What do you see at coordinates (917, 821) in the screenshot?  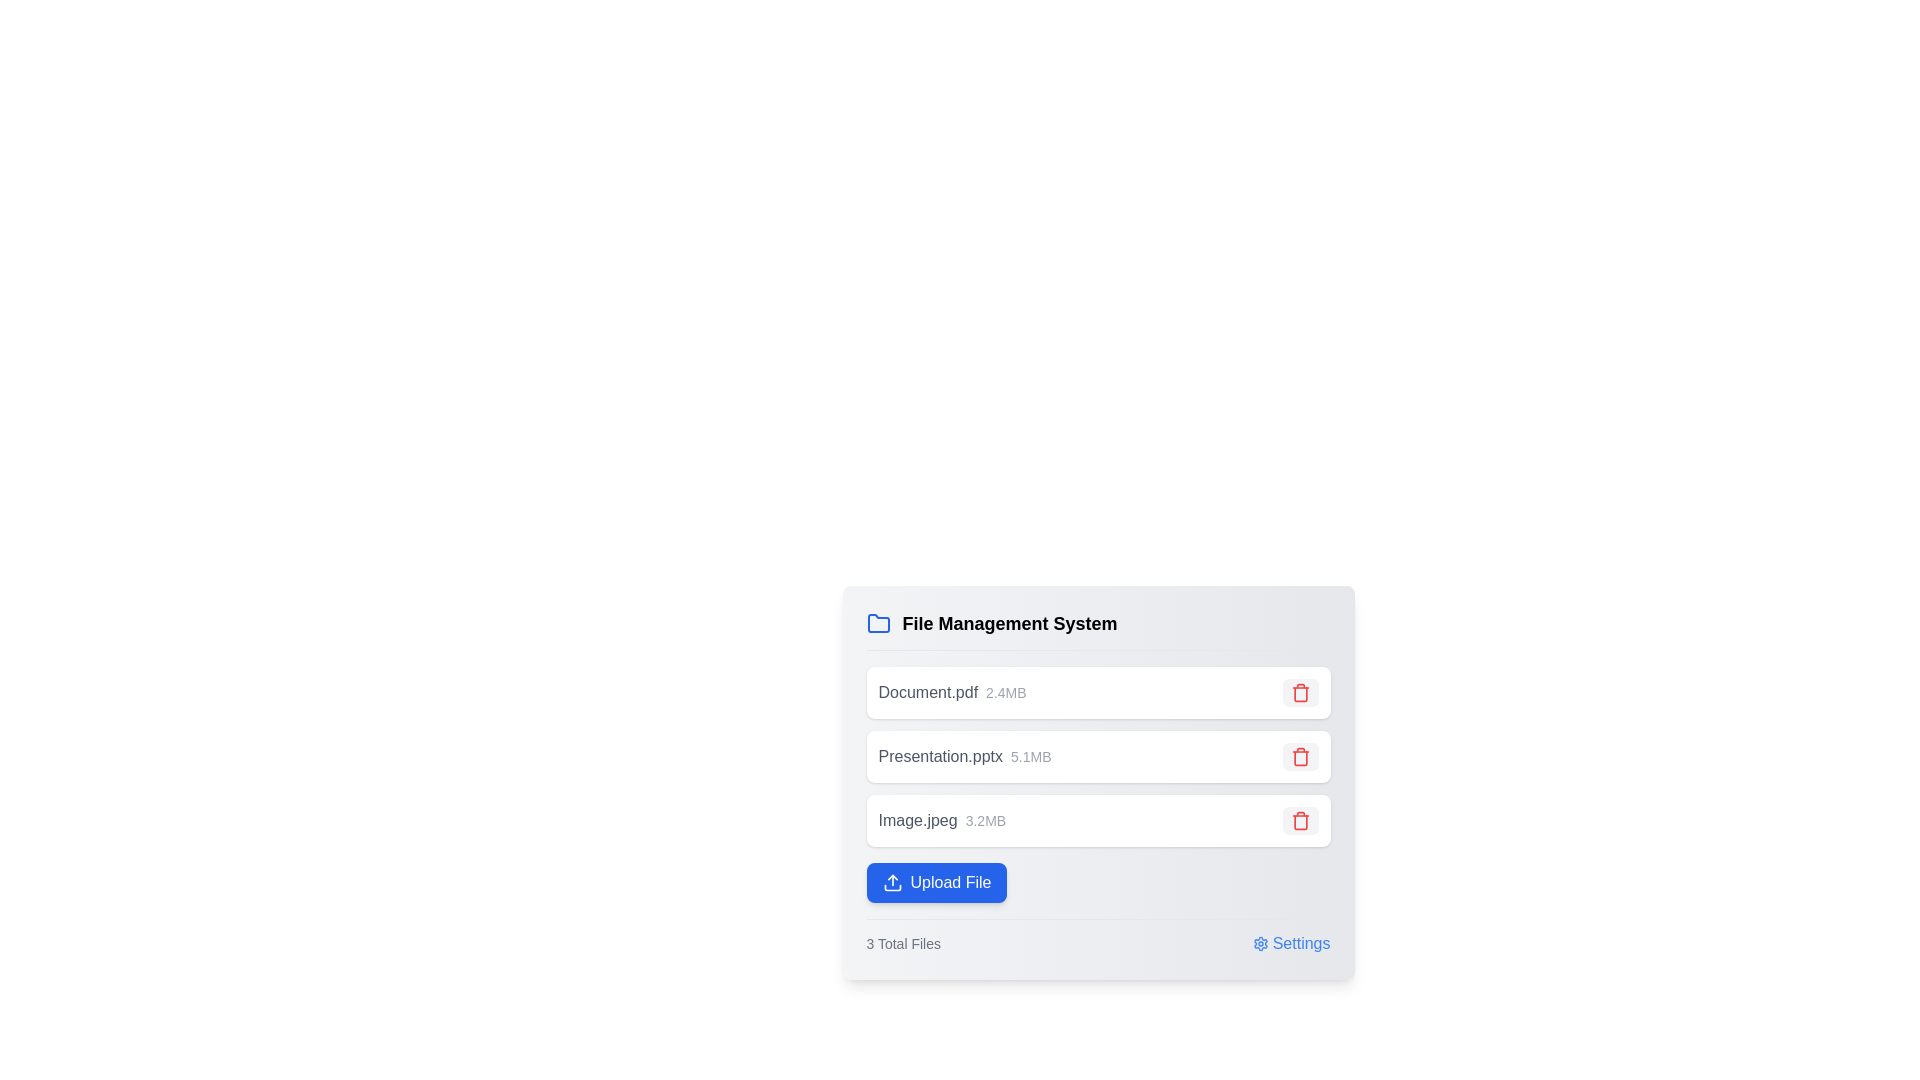 I see `the static text label displaying the filename 'Image.jpeg' in the file management interface, located in the third row with the file size '3.2MB' to its right` at bounding box center [917, 821].